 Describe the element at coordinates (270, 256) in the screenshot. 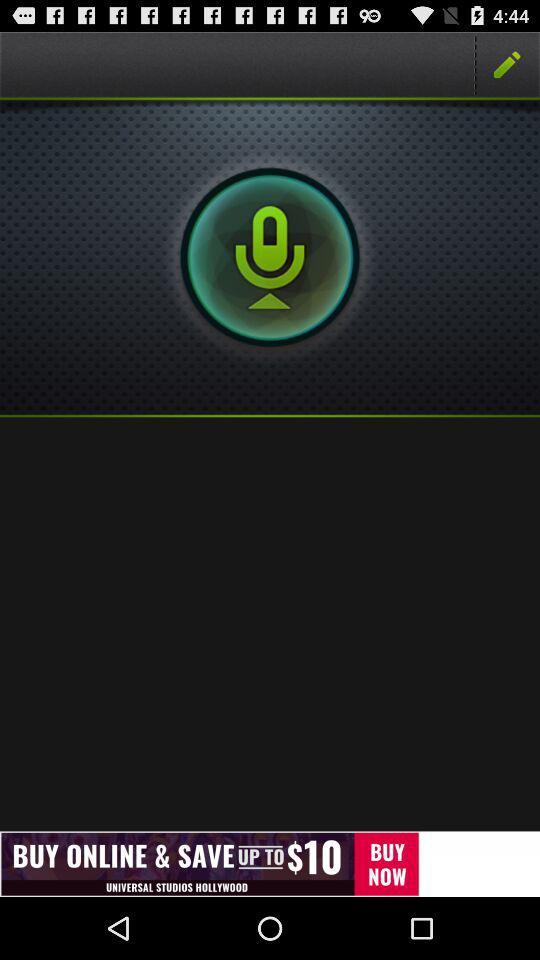

I see `activate microphone` at that location.